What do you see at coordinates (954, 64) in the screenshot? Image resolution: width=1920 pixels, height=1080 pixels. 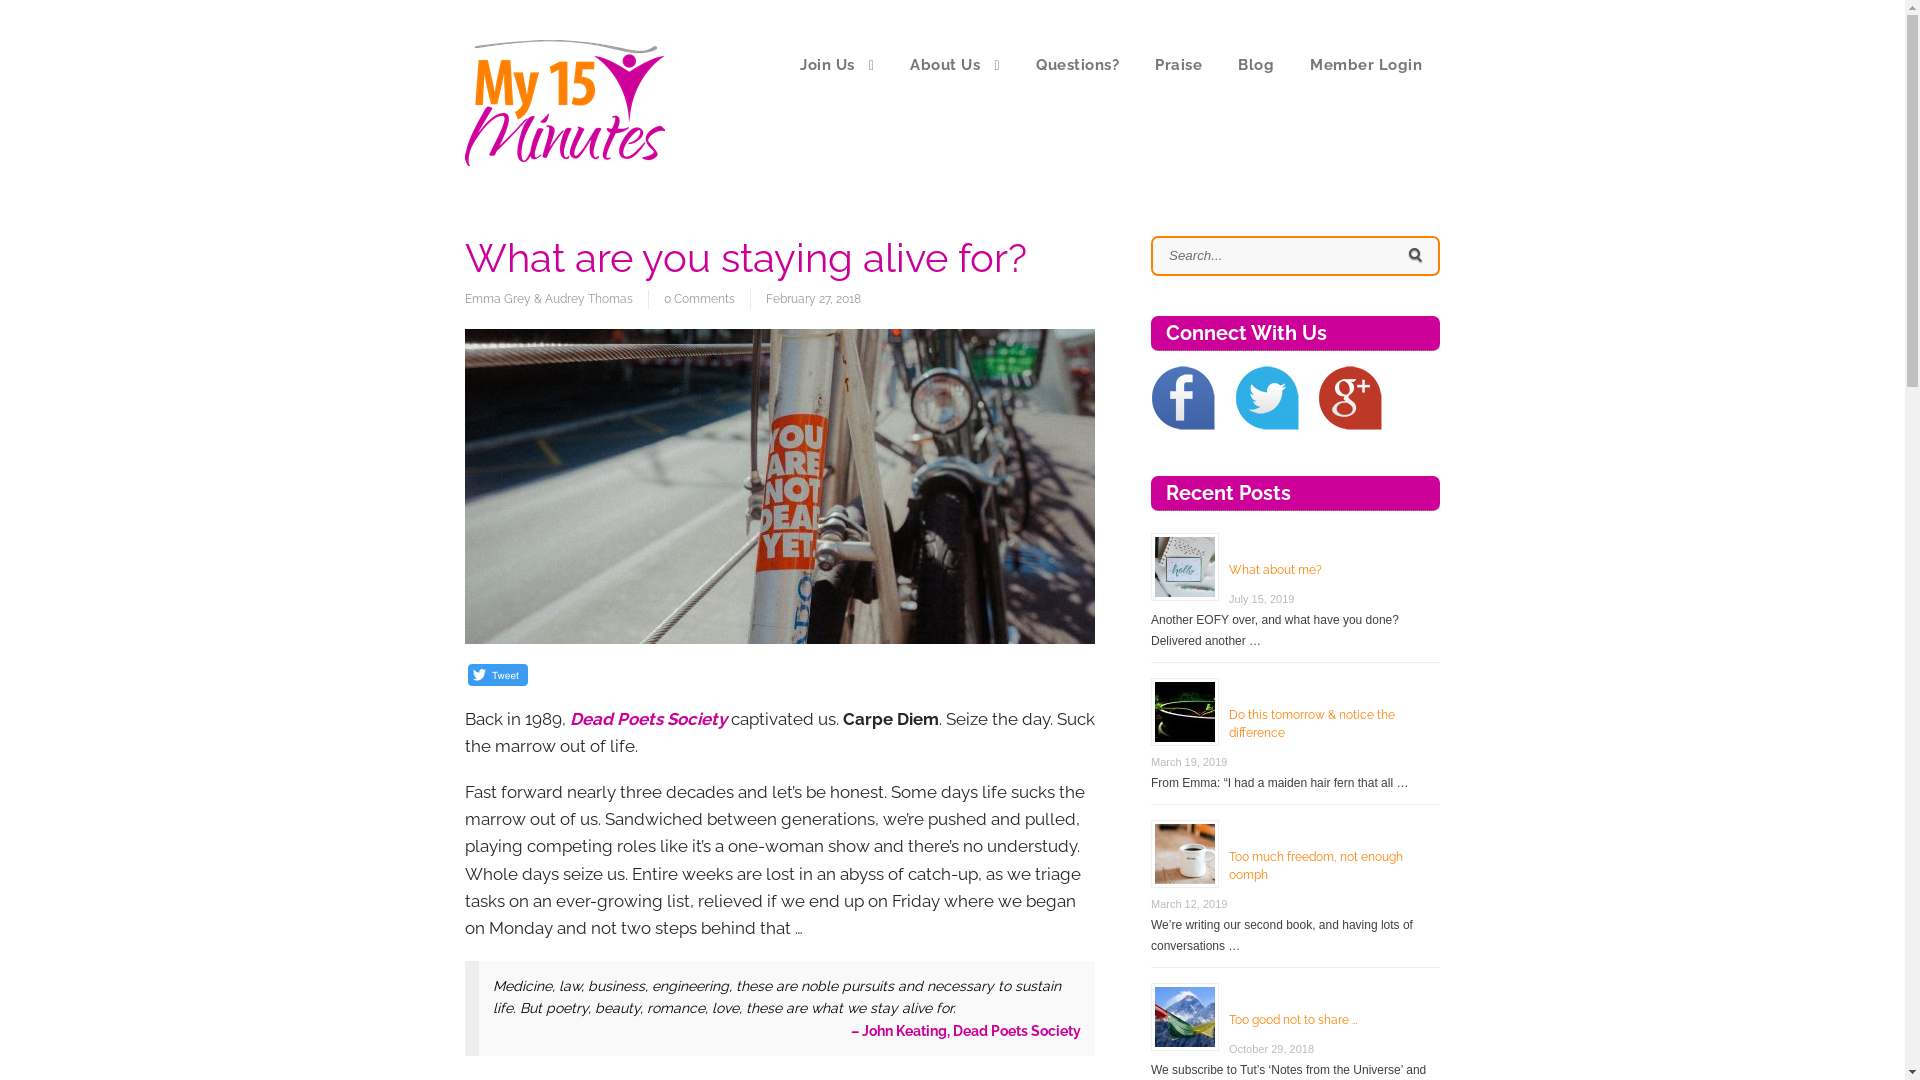 I see `'About Us'` at bounding box center [954, 64].